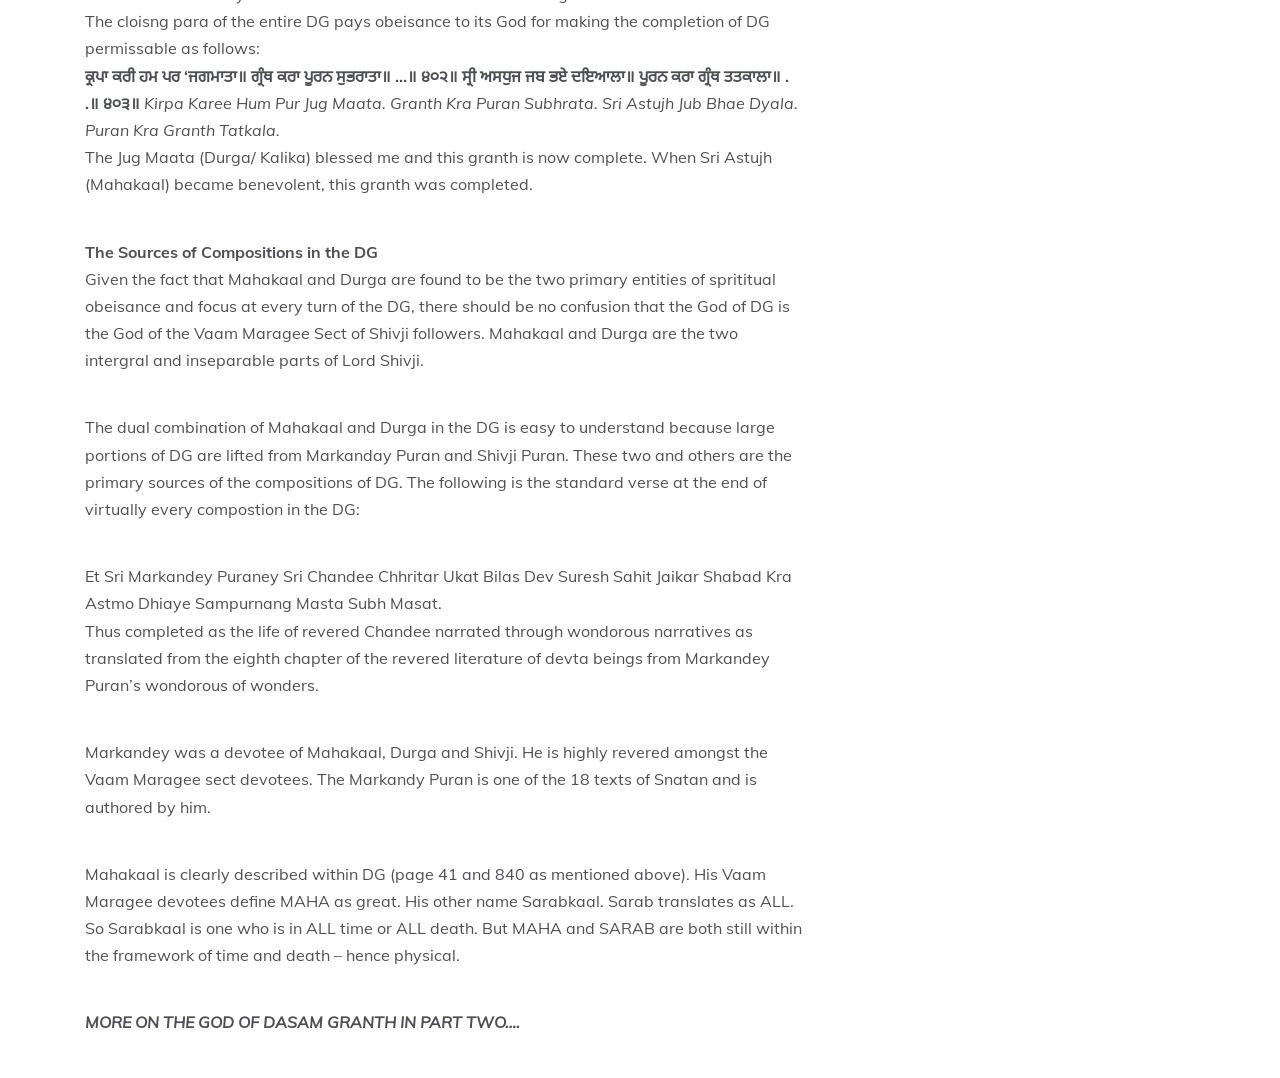 The image size is (1280, 1078). What do you see at coordinates (437, 466) in the screenshot?
I see `'The dual combination of Mahakaal and Durga in the DG is easy to understand because large portions of DG are lifted from Markanday Puran and Shivji Puran. These two and others are the primary sources of the compositions of DG. The following is the standard verse at the end of virtually every compostion in the DG:'` at bounding box center [437, 466].